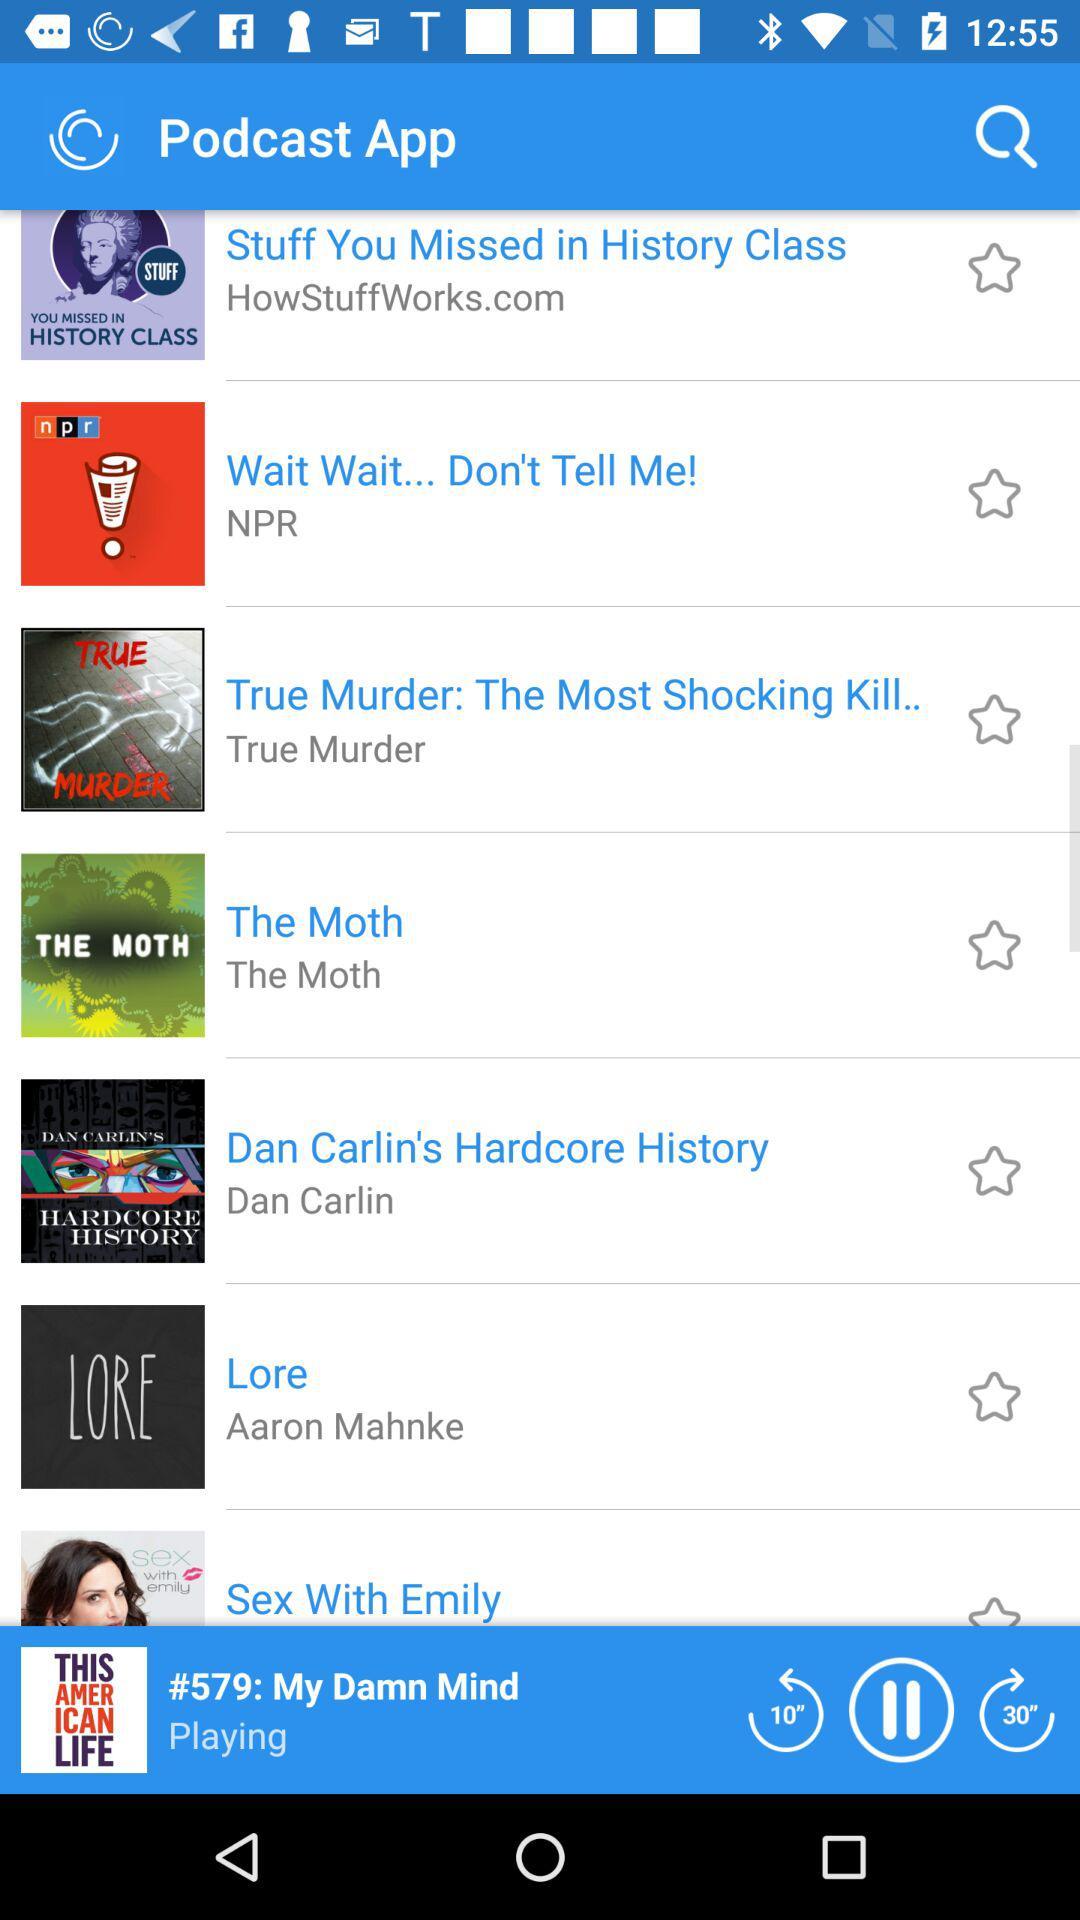  Describe the element at coordinates (994, 944) in the screenshot. I see `give star rating` at that location.